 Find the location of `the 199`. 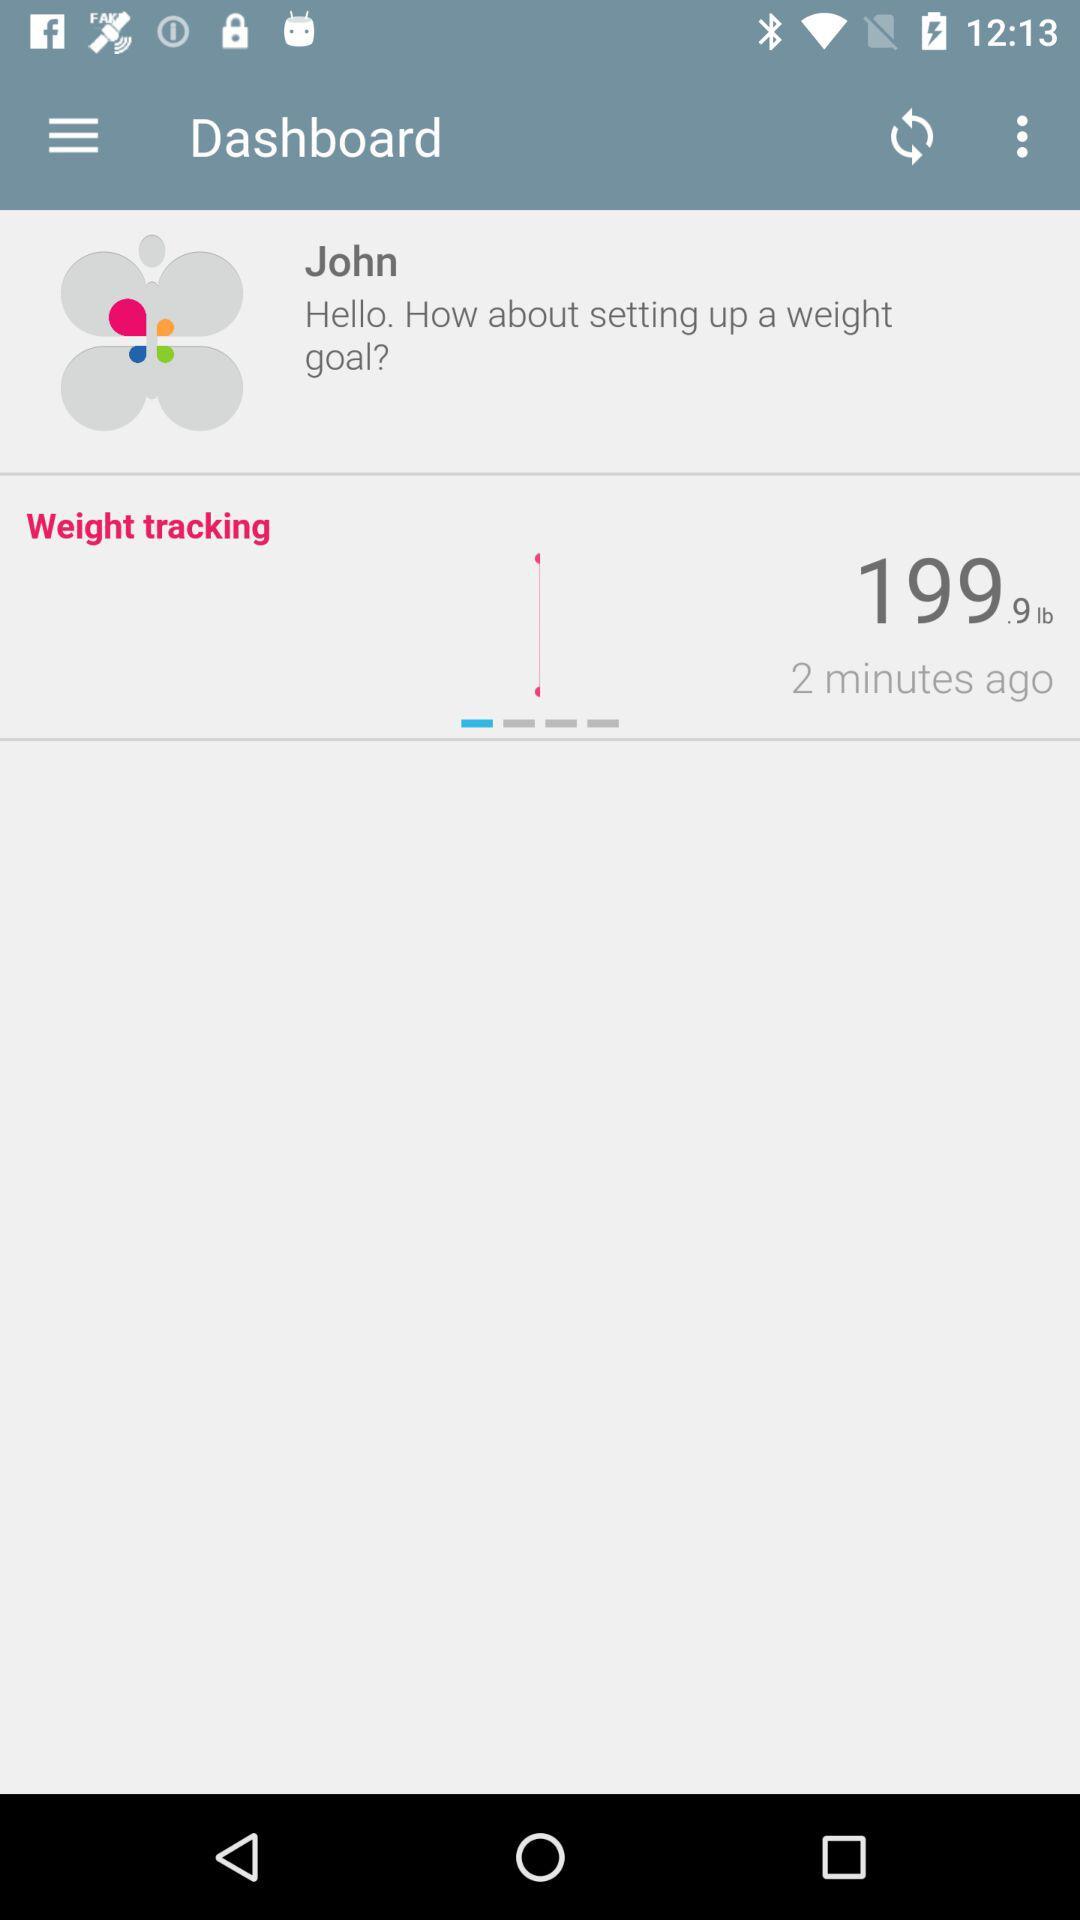

the 199 is located at coordinates (929, 589).